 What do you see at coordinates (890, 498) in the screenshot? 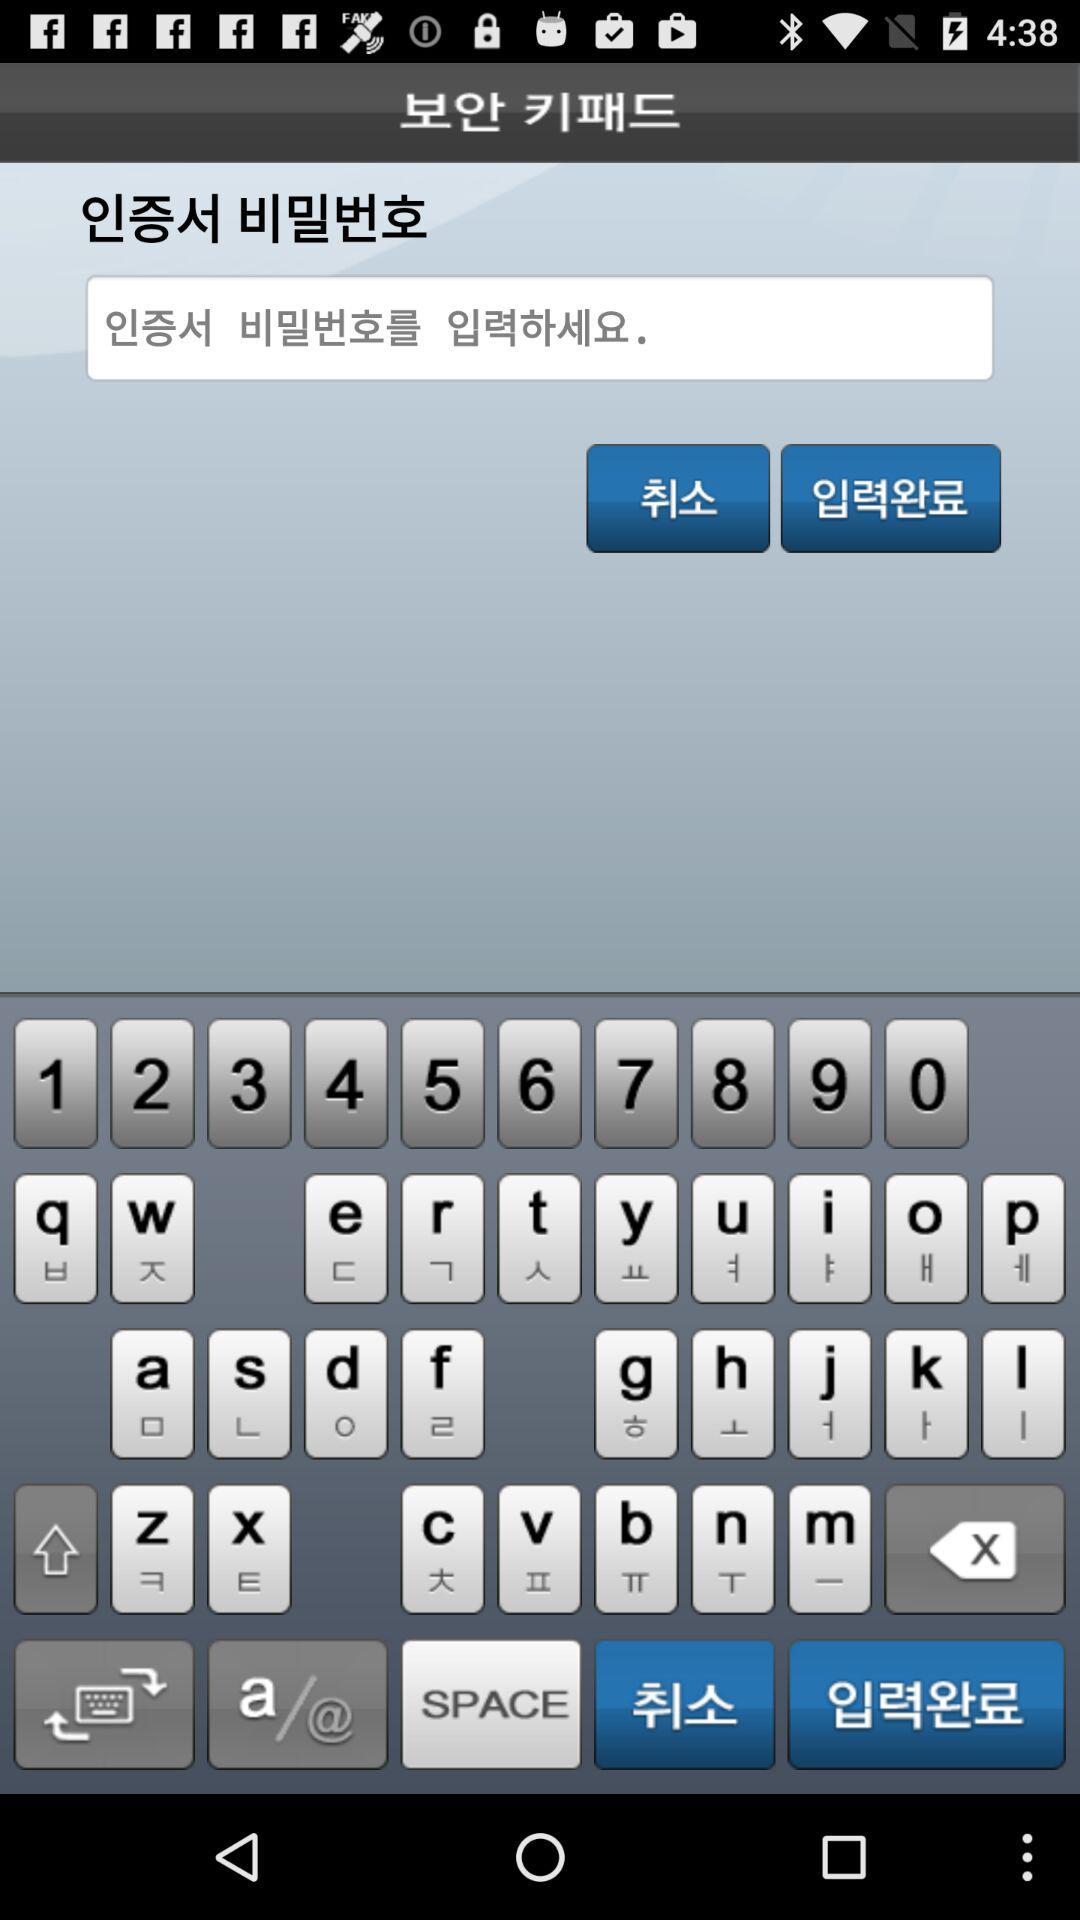
I see `item at the top right corner` at bounding box center [890, 498].